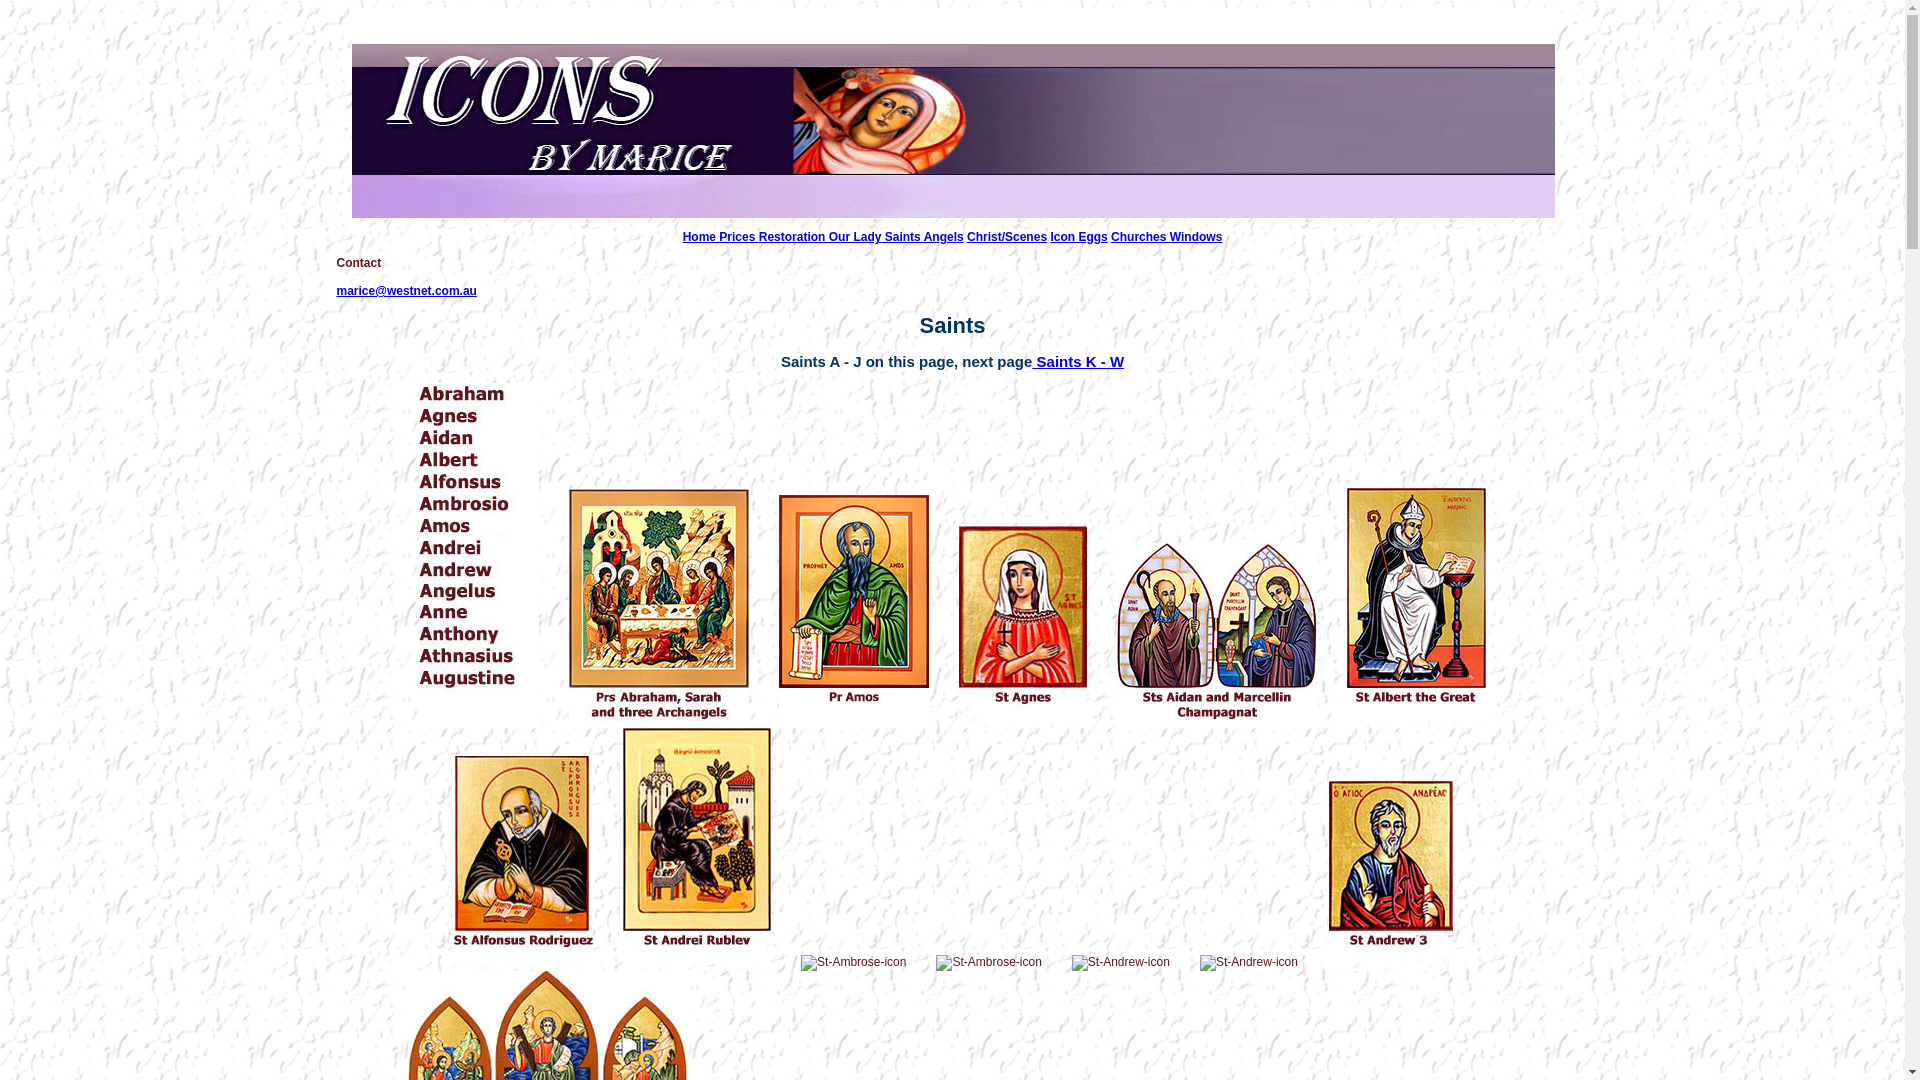 The height and width of the screenshot is (1080, 1920). Describe the element at coordinates (792, 235) in the screenshot. I see `'Restoration'` at that location.